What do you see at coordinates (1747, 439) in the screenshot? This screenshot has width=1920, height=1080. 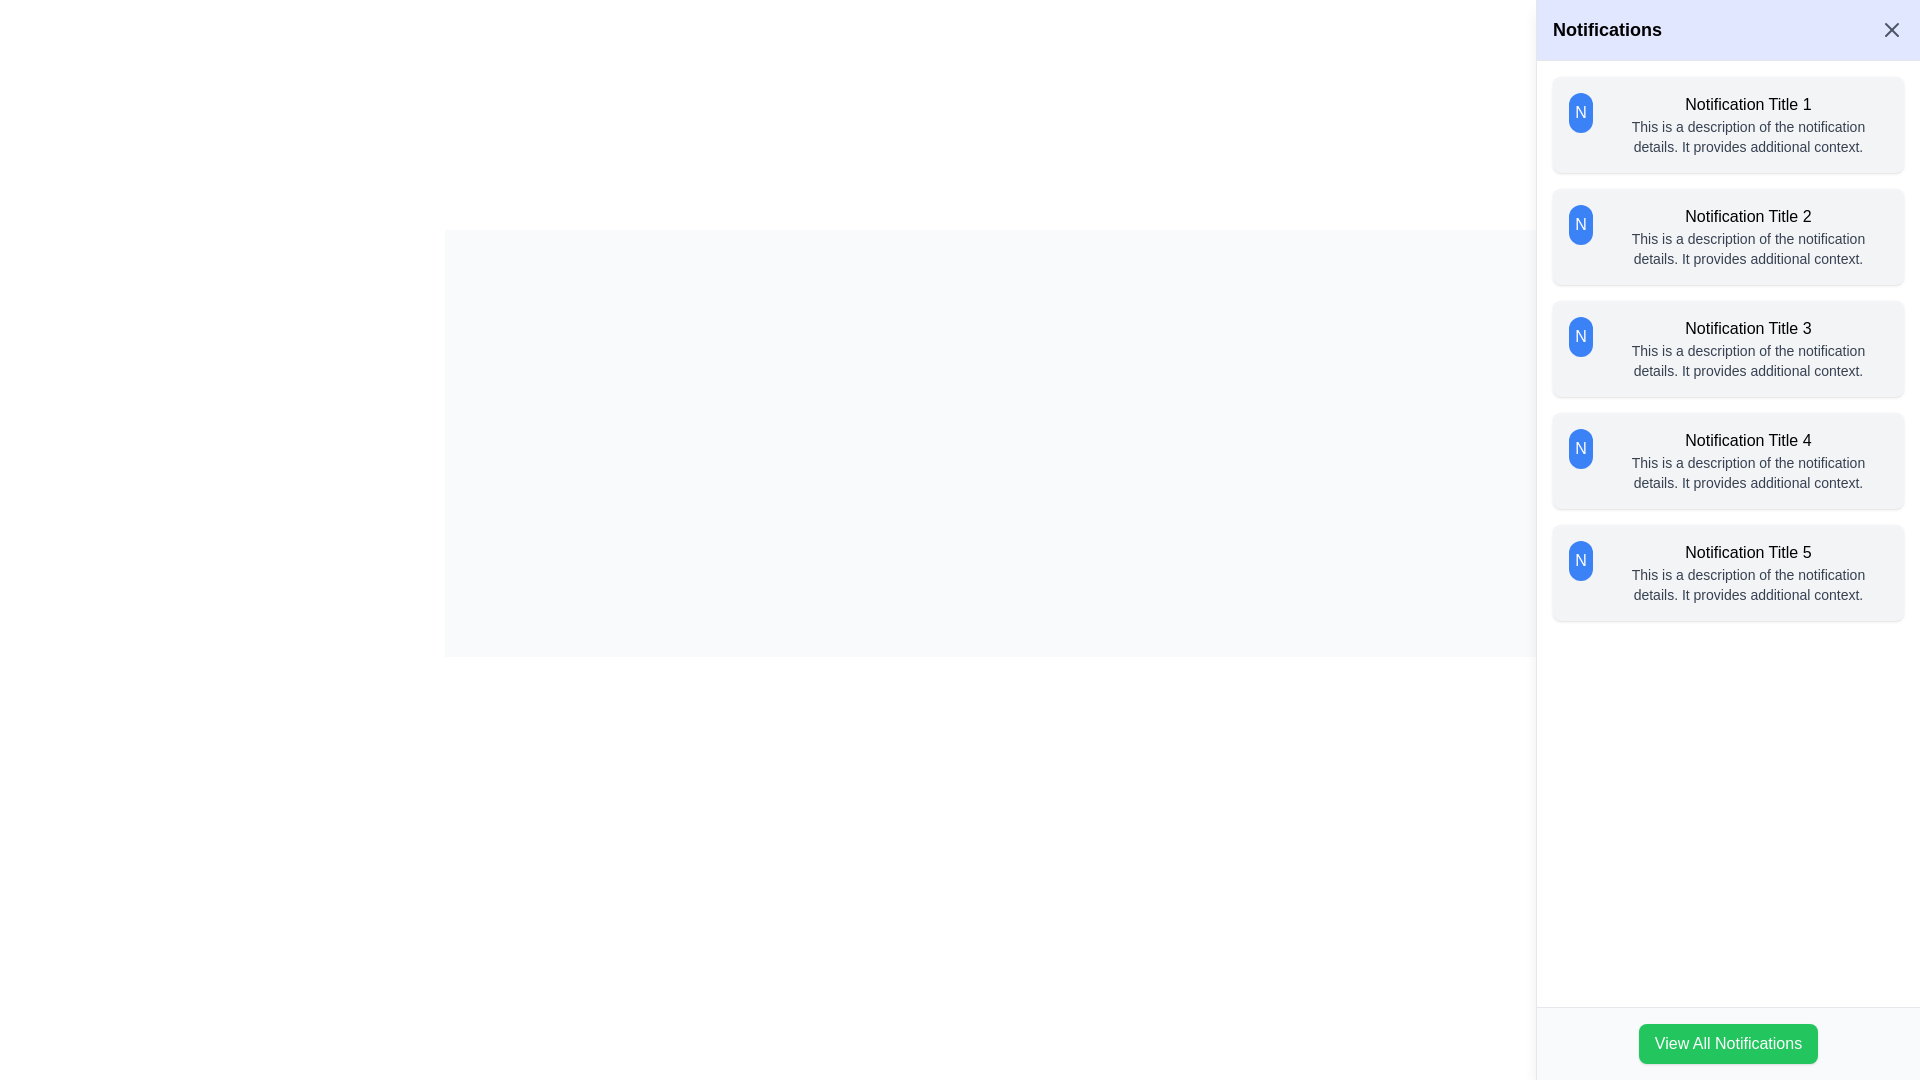 I see `text content of the title in the fourth notification card, which summarizes the main subject of the notification` at bounding box center [1747, 439].